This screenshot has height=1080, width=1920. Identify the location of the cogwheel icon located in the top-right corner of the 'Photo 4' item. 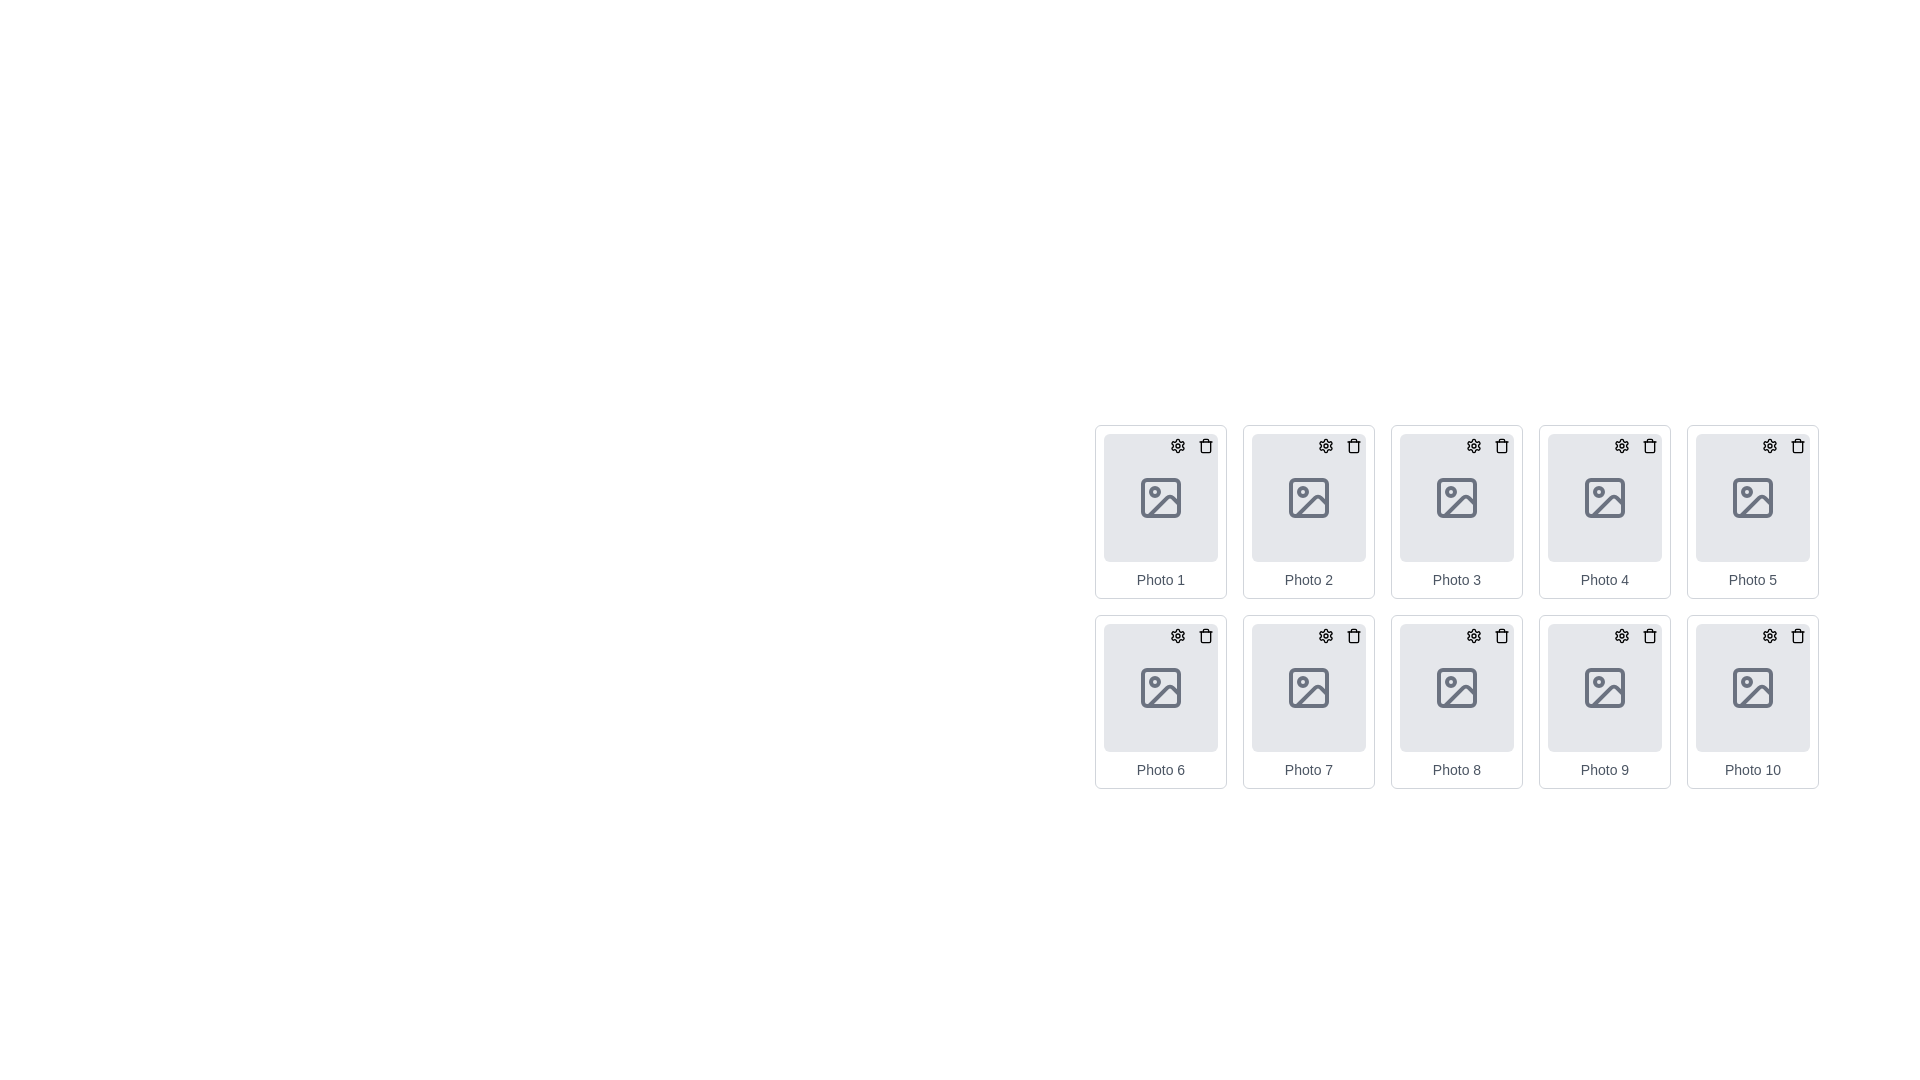
(1622, 445).